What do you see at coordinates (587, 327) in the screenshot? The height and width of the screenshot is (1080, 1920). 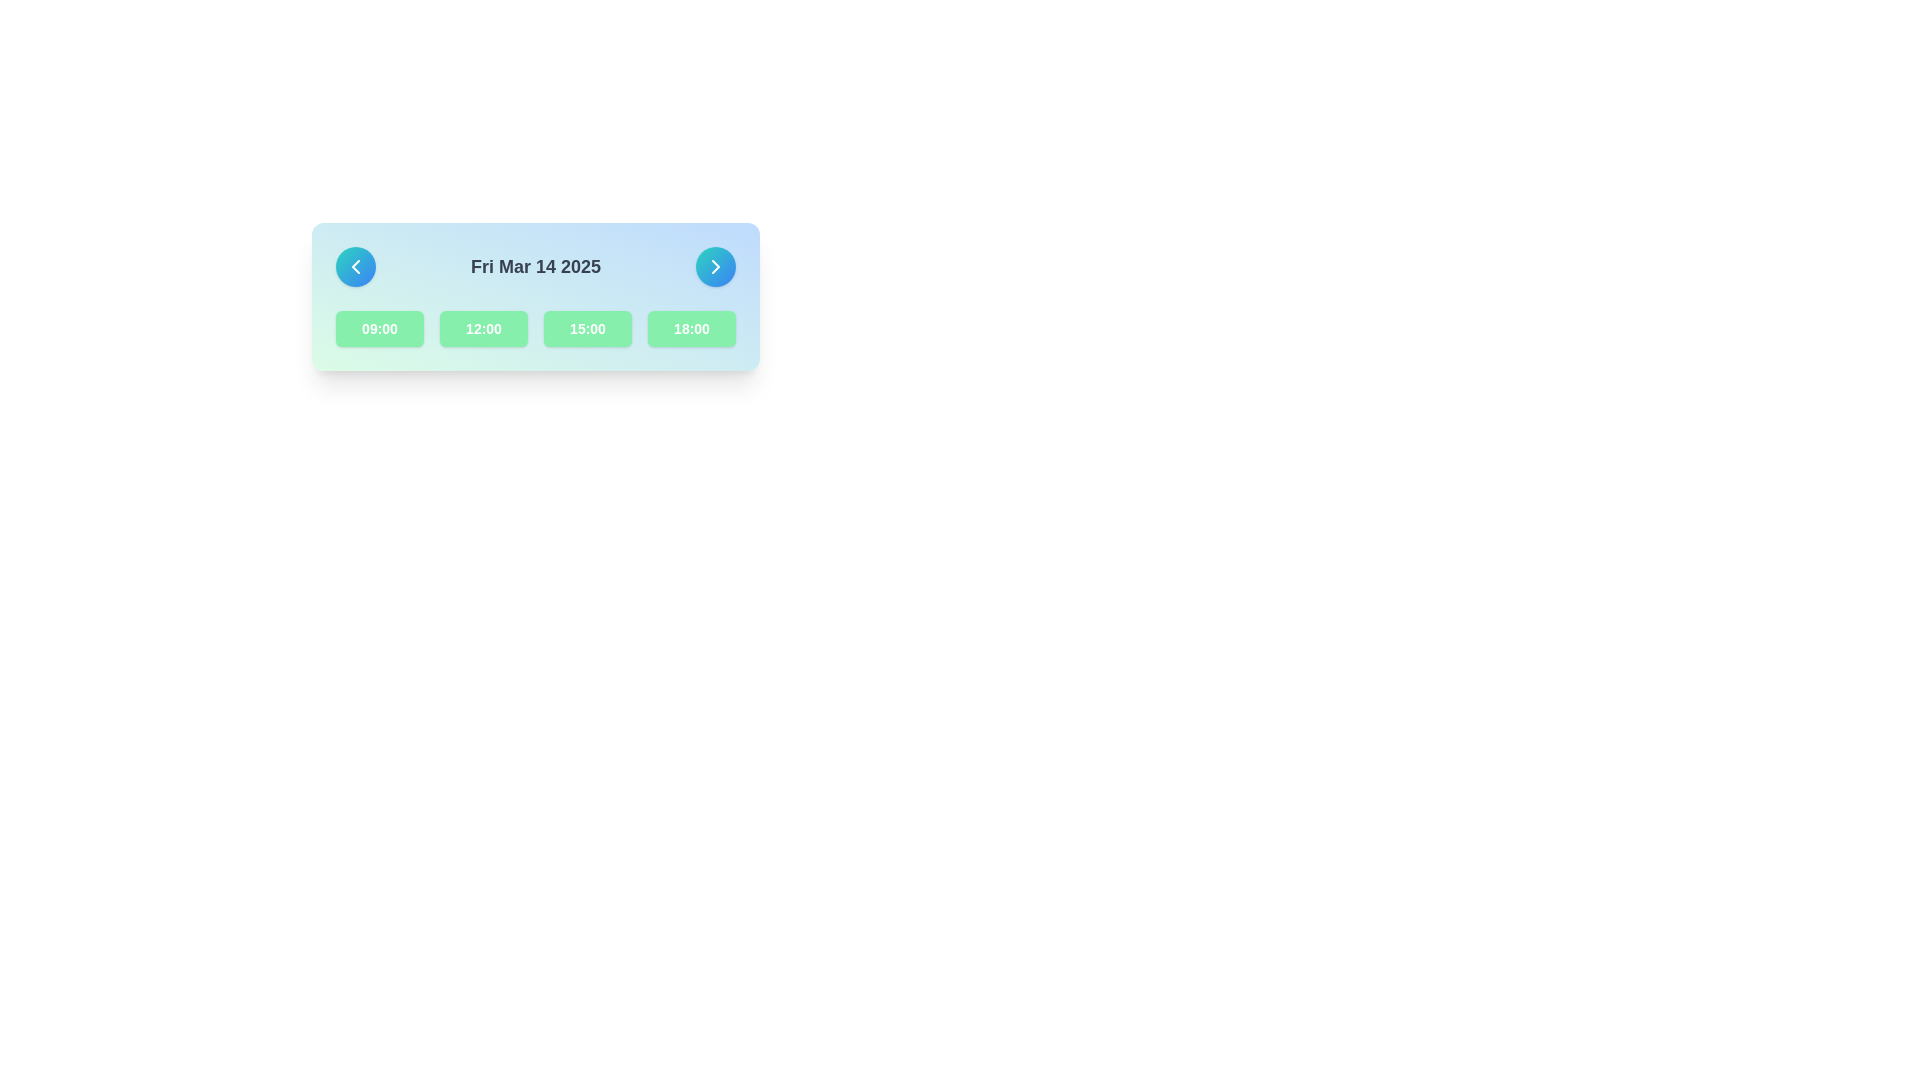 I see `the rectangular button with rounded corners, light green background, and bold white text '15:00'` at bounding box center [587, 327].